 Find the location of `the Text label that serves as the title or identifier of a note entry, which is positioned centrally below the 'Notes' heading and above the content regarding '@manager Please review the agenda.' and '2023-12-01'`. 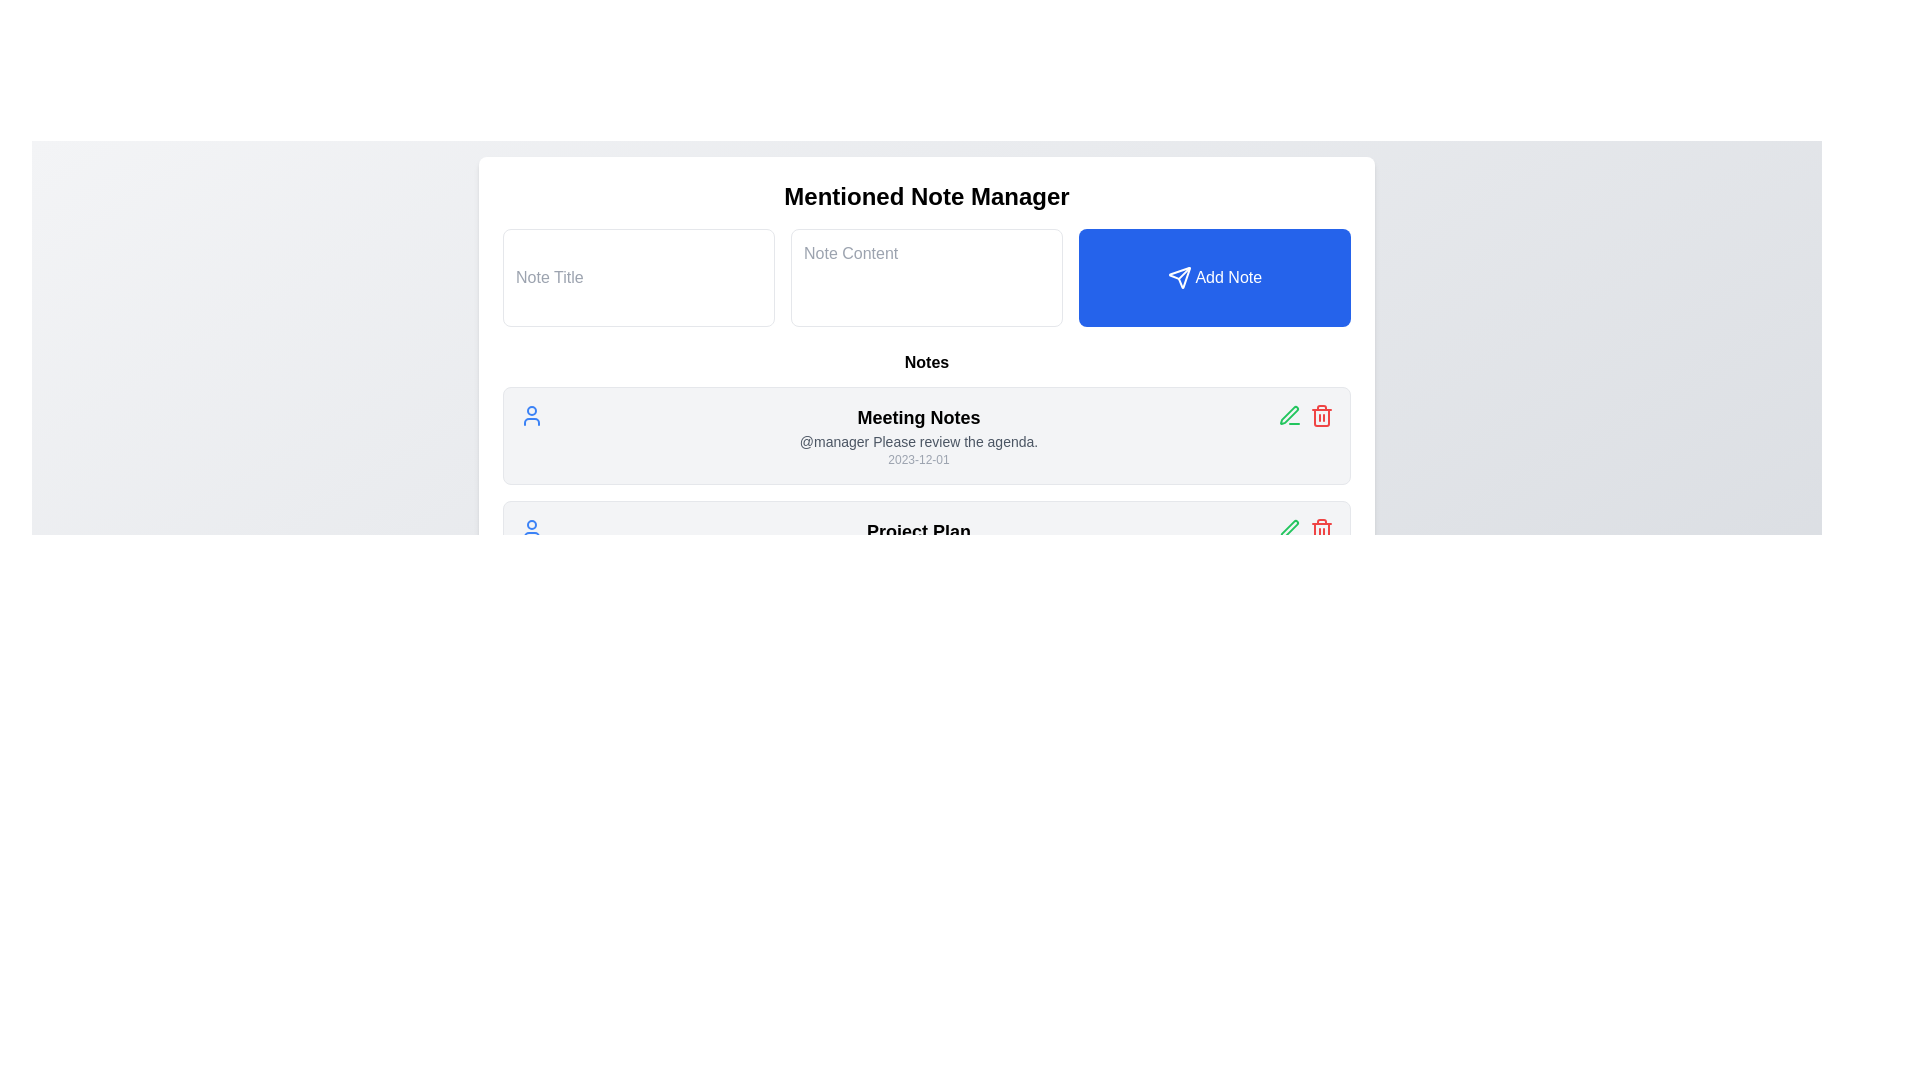

the Text label that serves as the title or identifier of a note entry, which is positioned centrally below the 'Notes' heading and above the content regarding '@manager Please review the agenda.' and '2023-12-01' is located at coordinates (917, 416).